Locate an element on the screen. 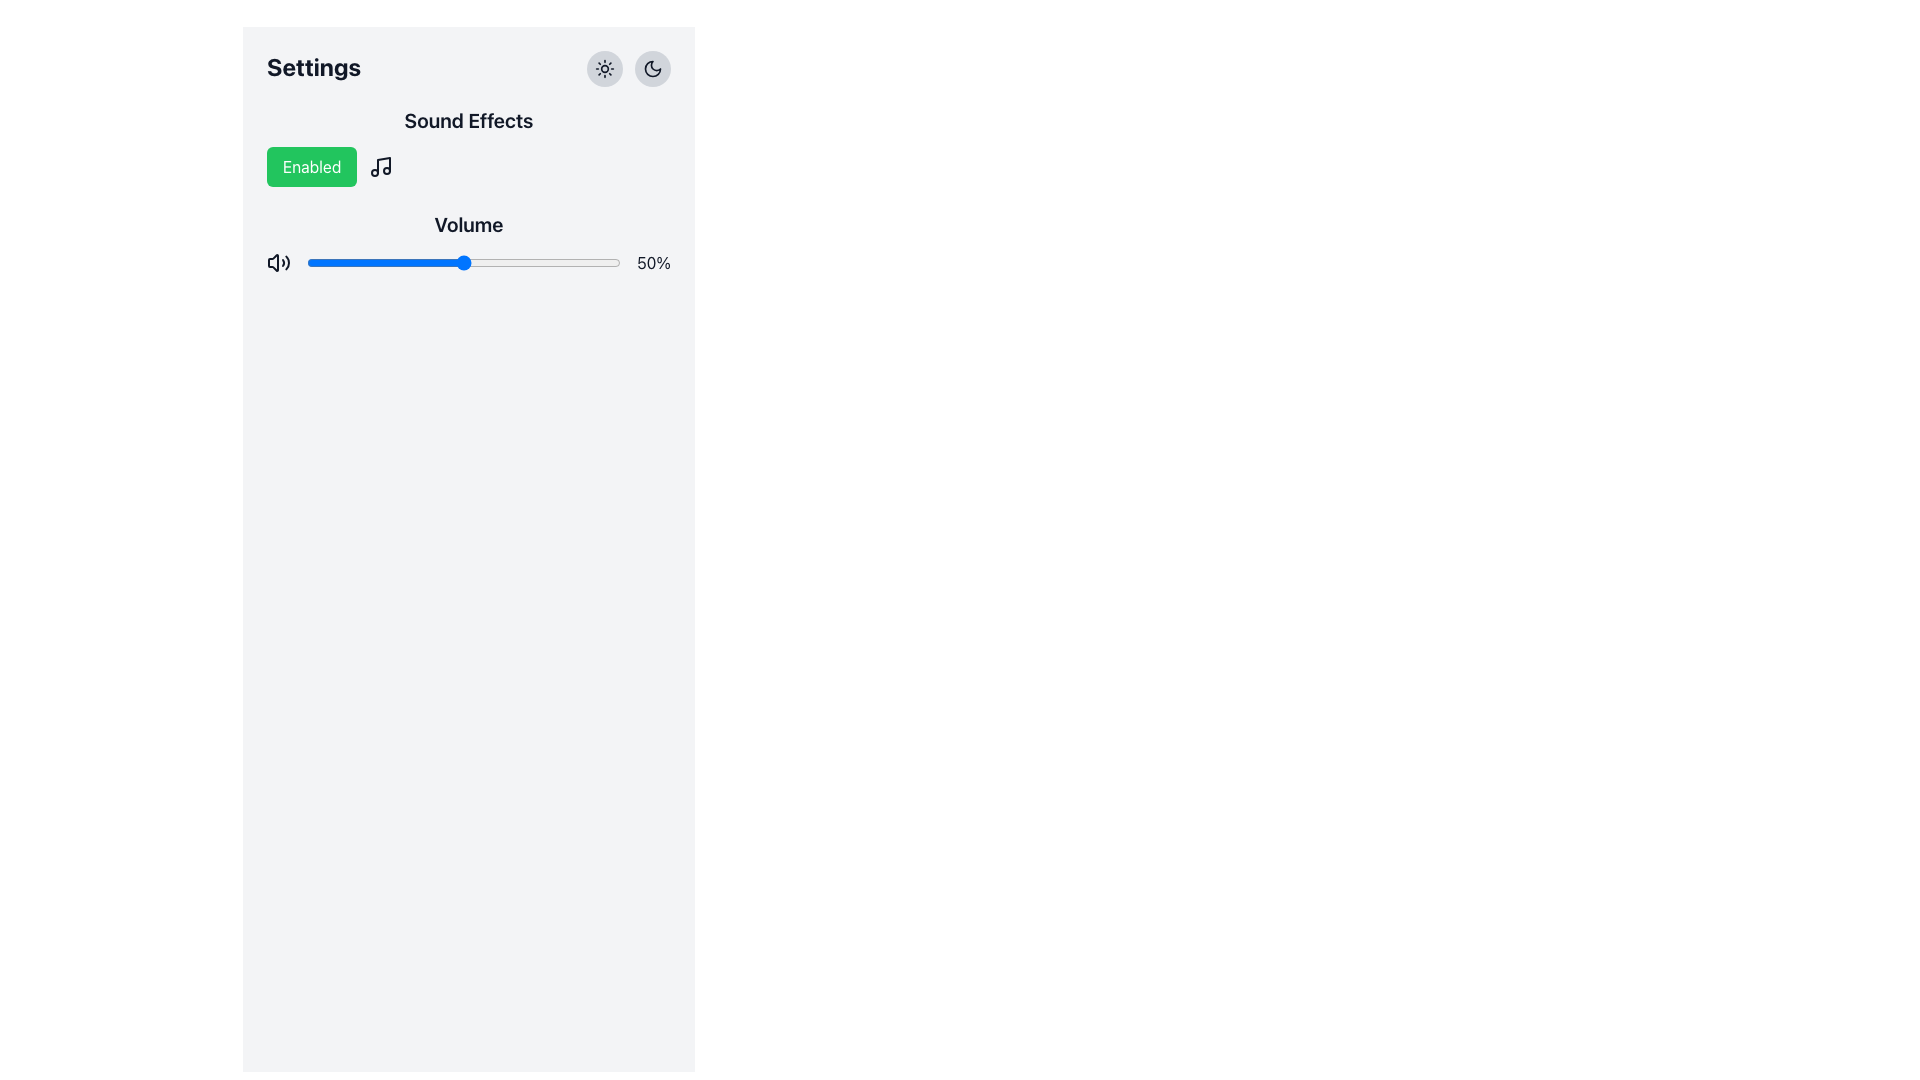 The height and width of the screenshot is (1080, 1920). the sound effects icon located in the 'Sound Effects' section, positioned to the right of the 'Enabled' button and slightly above the 'Volume' controls is located at coordinates (381, 165).